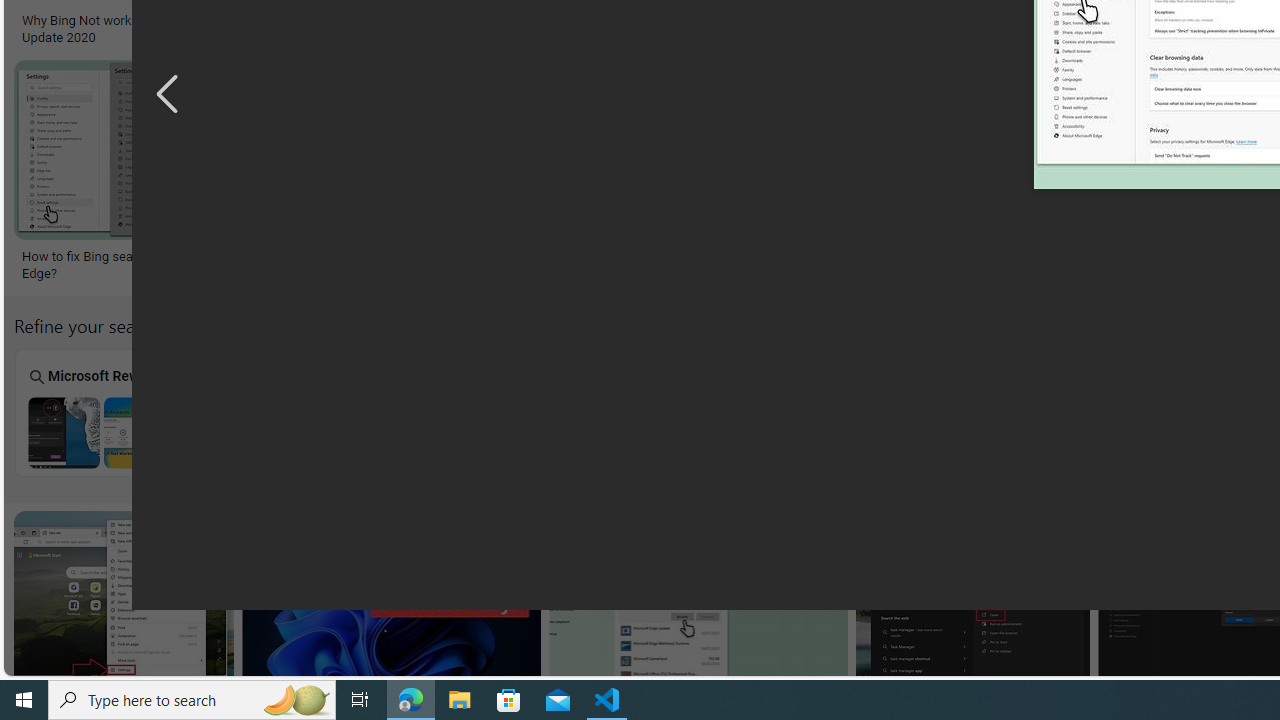 This screenshot has height=720, width=1280. I want to click on 'Why Bing Not working on windows 10? Update 2020', so click(135, 29).